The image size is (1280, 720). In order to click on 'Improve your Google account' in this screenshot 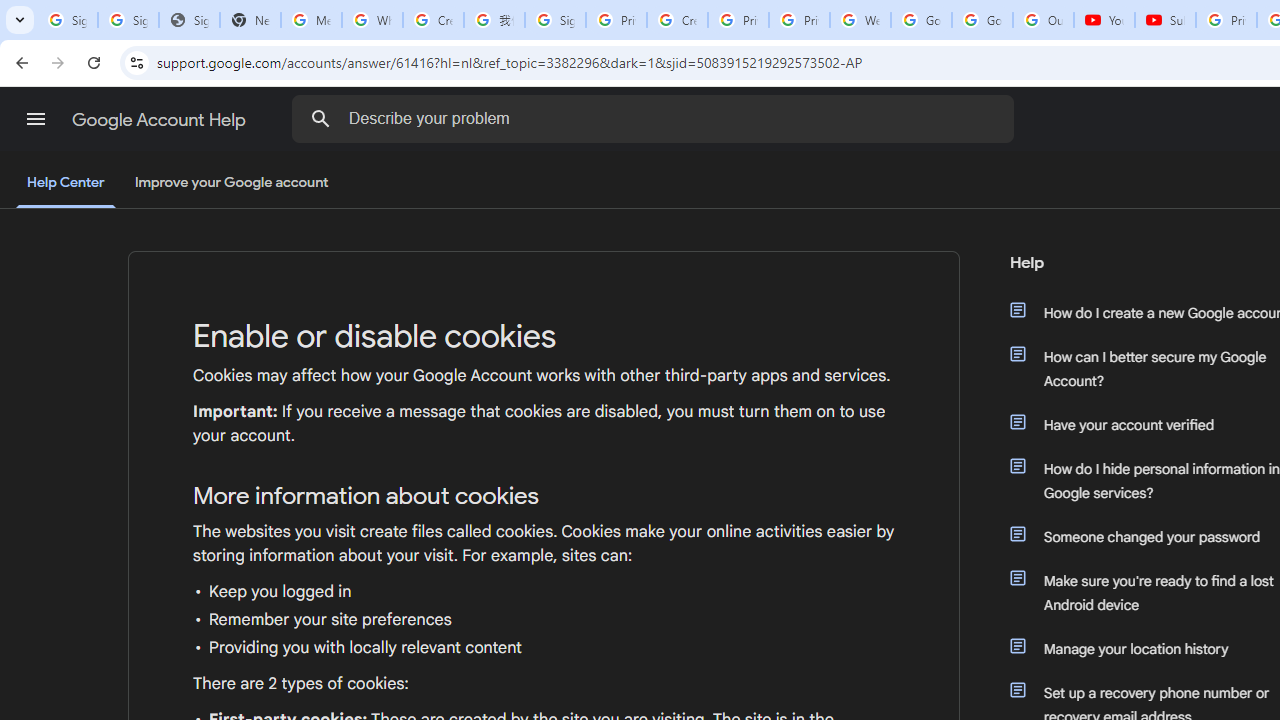, I will do `click(231, 183)`.